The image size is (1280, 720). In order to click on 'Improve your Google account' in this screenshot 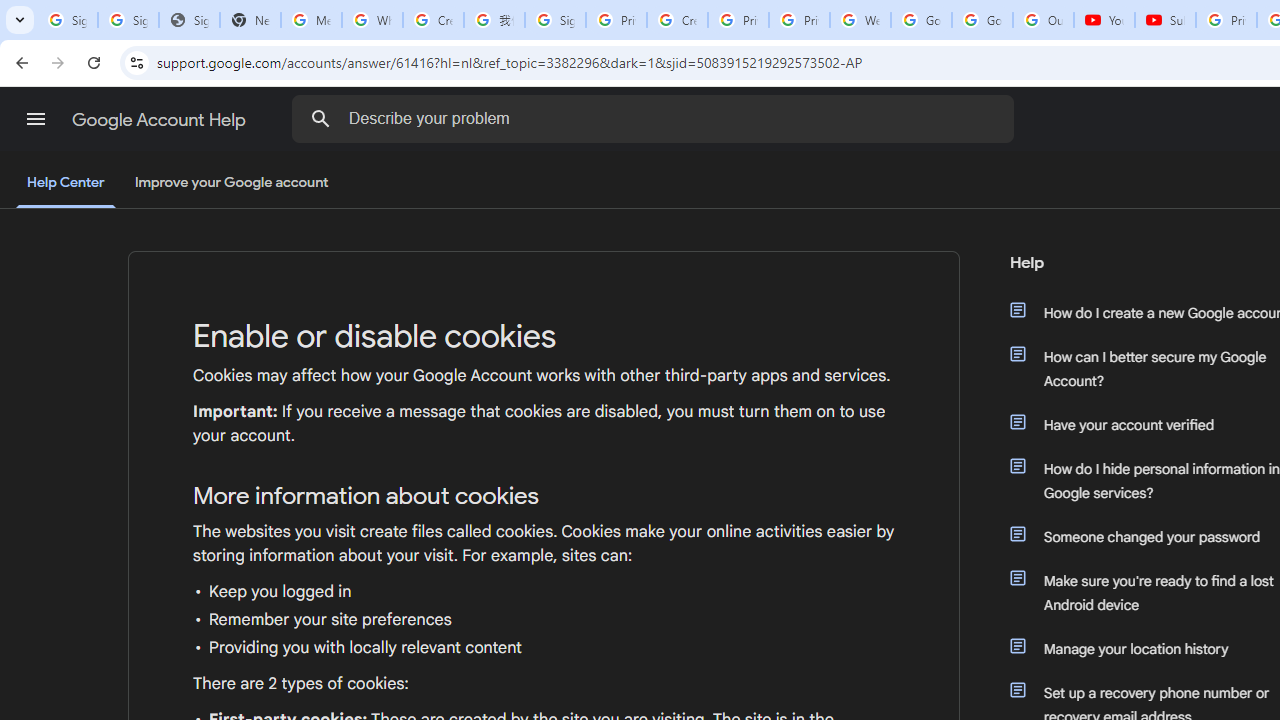, I will do `click(231, 183)`.